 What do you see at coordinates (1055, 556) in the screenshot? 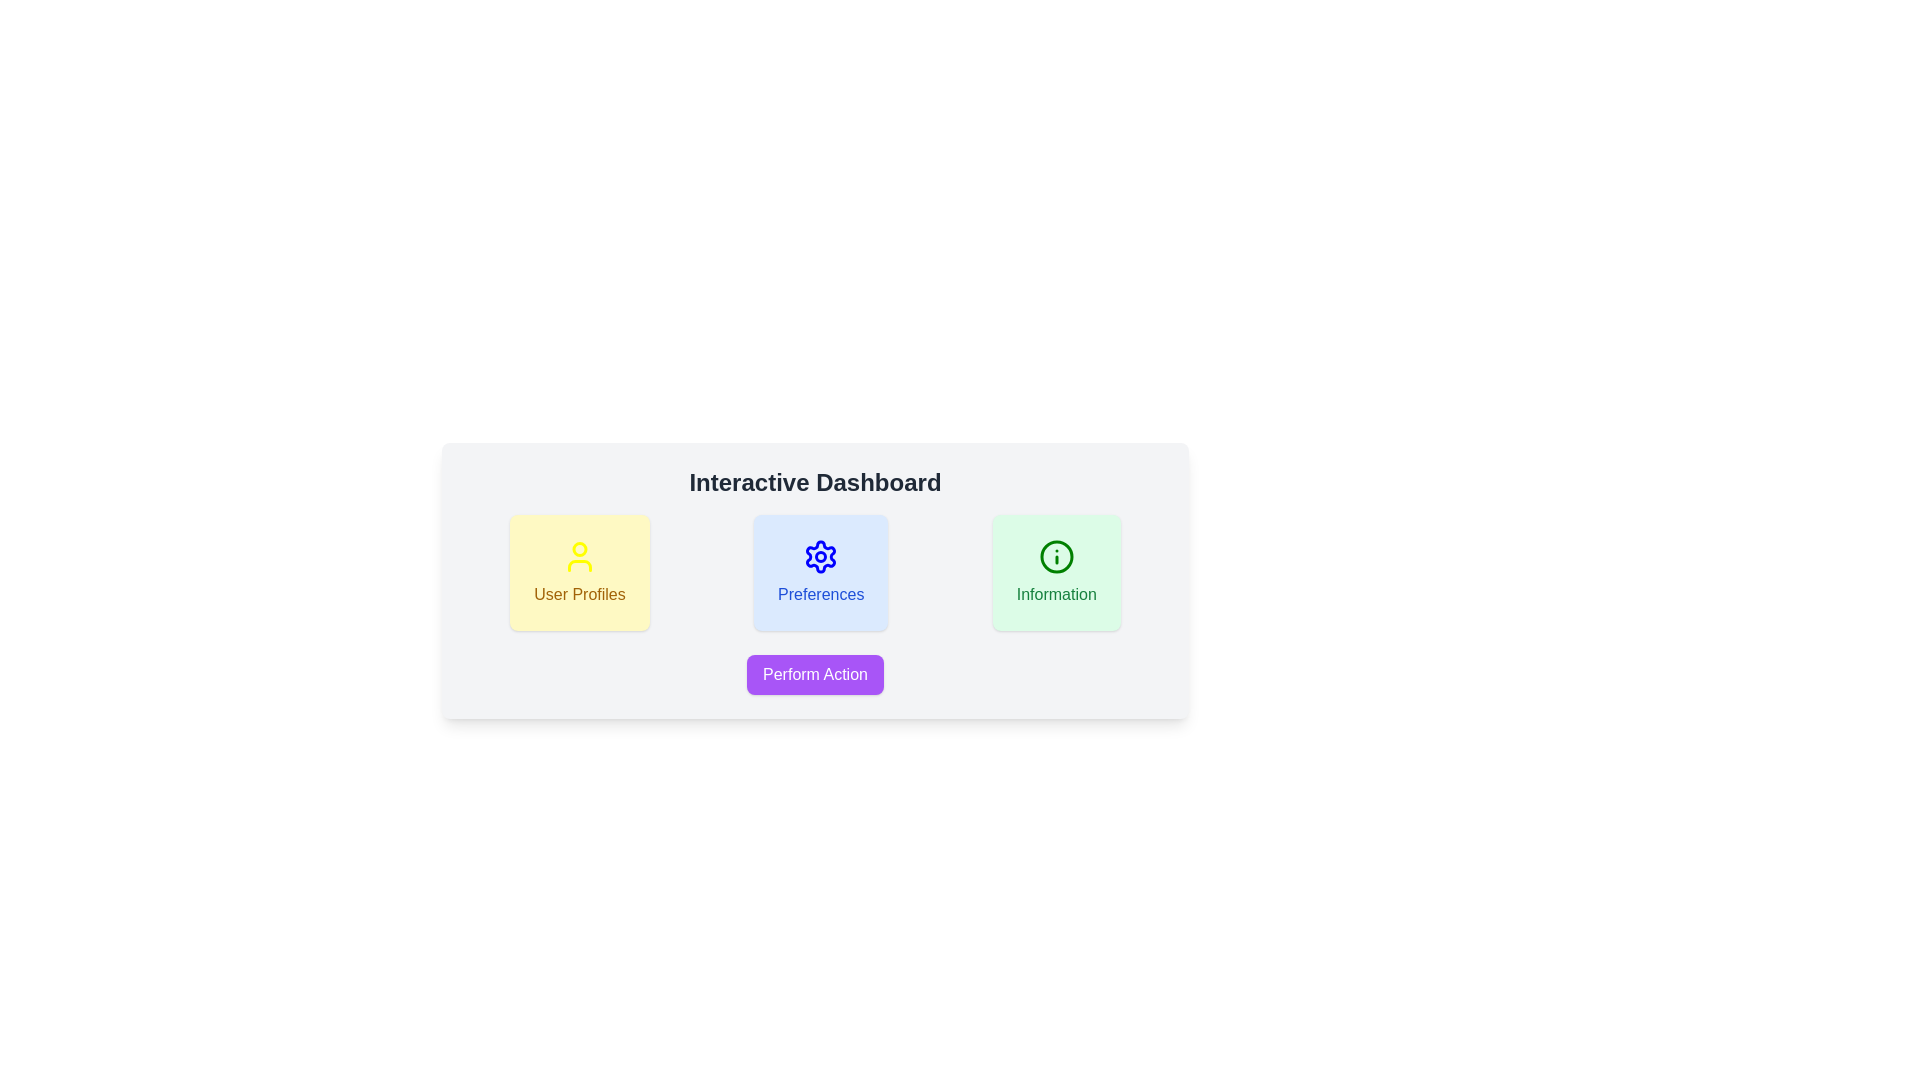
I see `the circular part of the 'Information' icon, which is centered in the light green square labeled 'Information' on the right side of the interactive dashboard` at bounding box center [1055, 556].